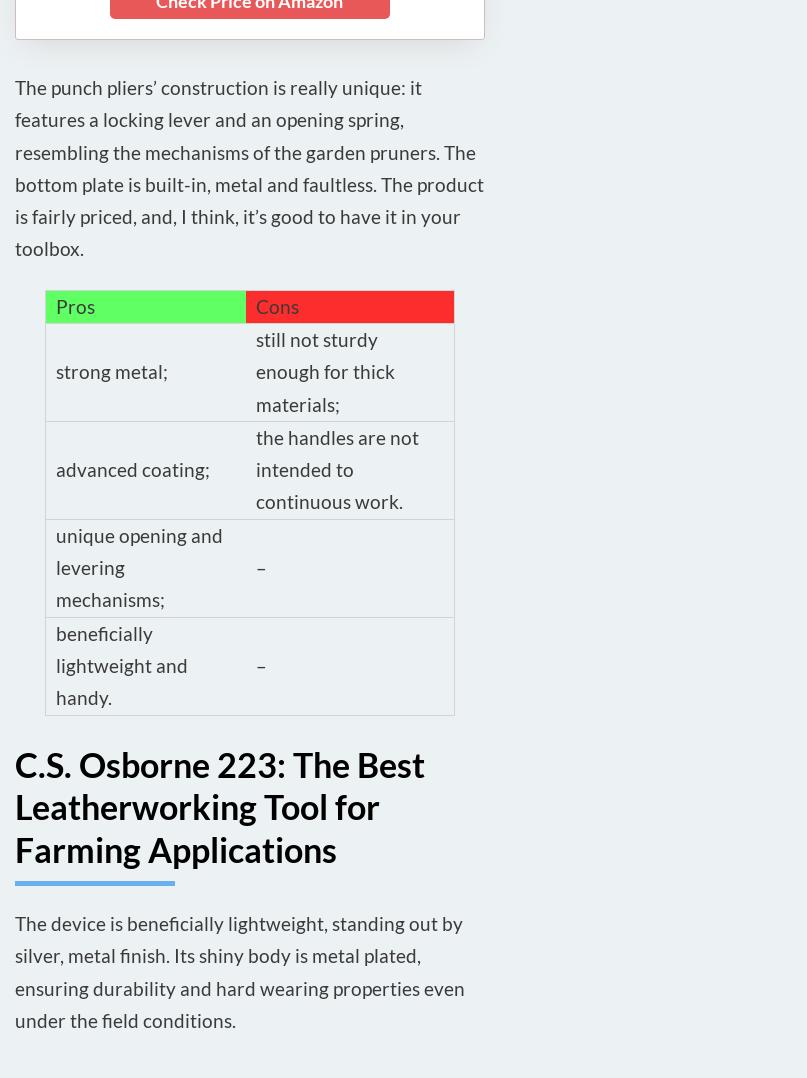  I want to click on 'advanced coating;', so click(131, 468).